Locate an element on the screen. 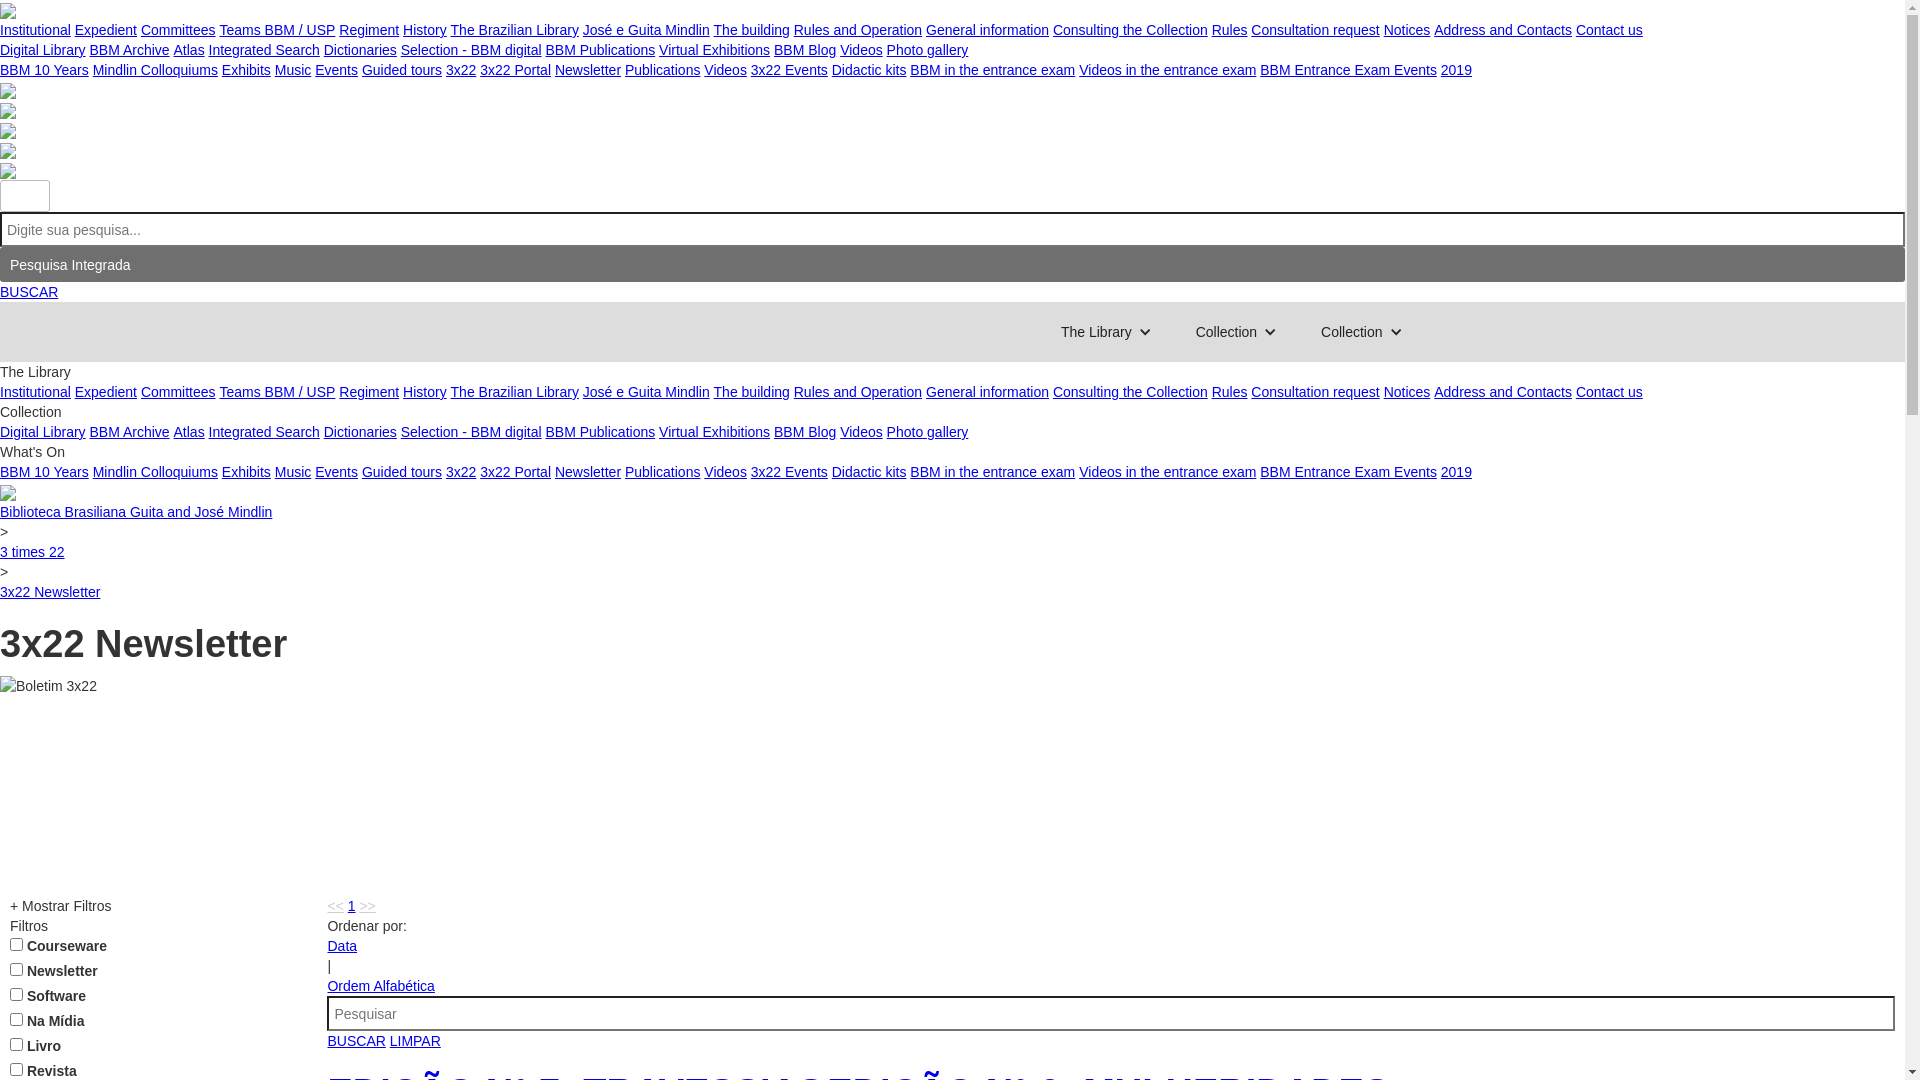  'Data' is located at coordinates (341, 945).